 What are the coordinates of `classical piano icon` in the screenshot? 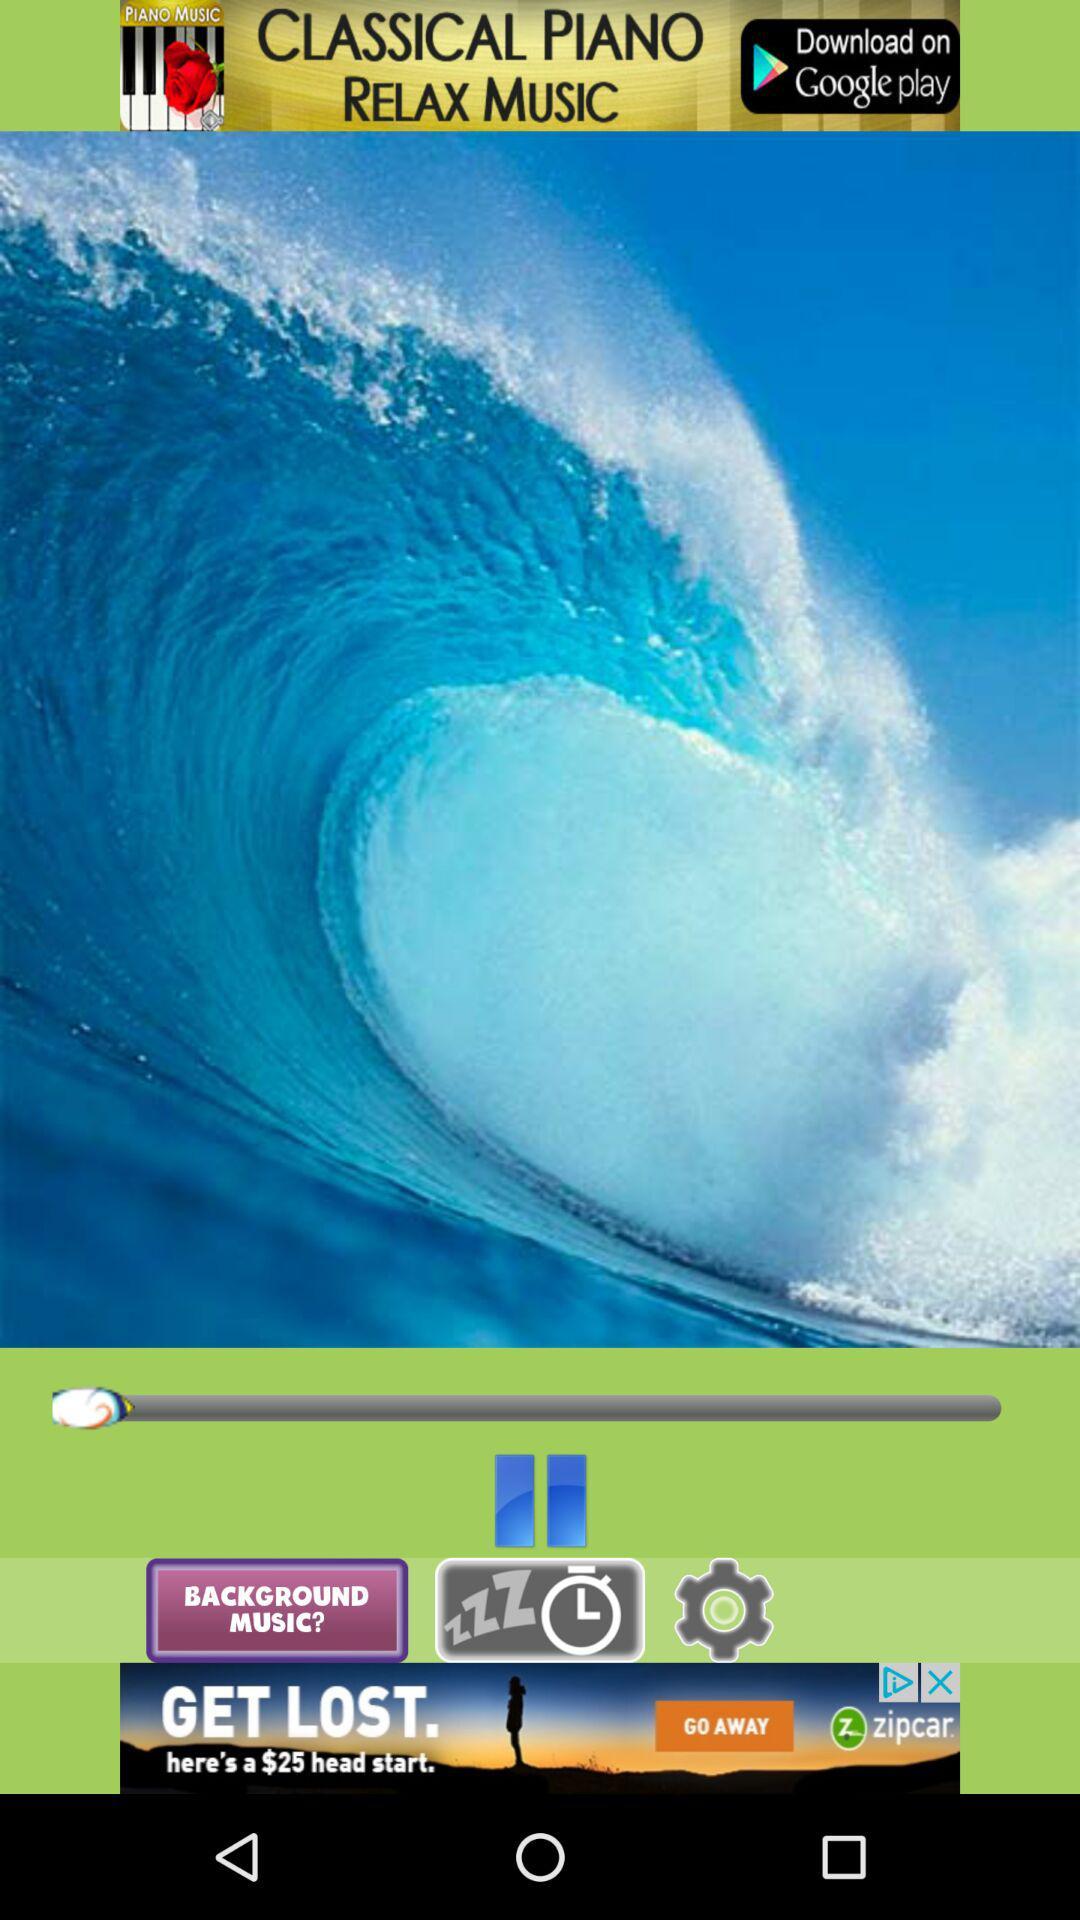 It's located at (540, 65).